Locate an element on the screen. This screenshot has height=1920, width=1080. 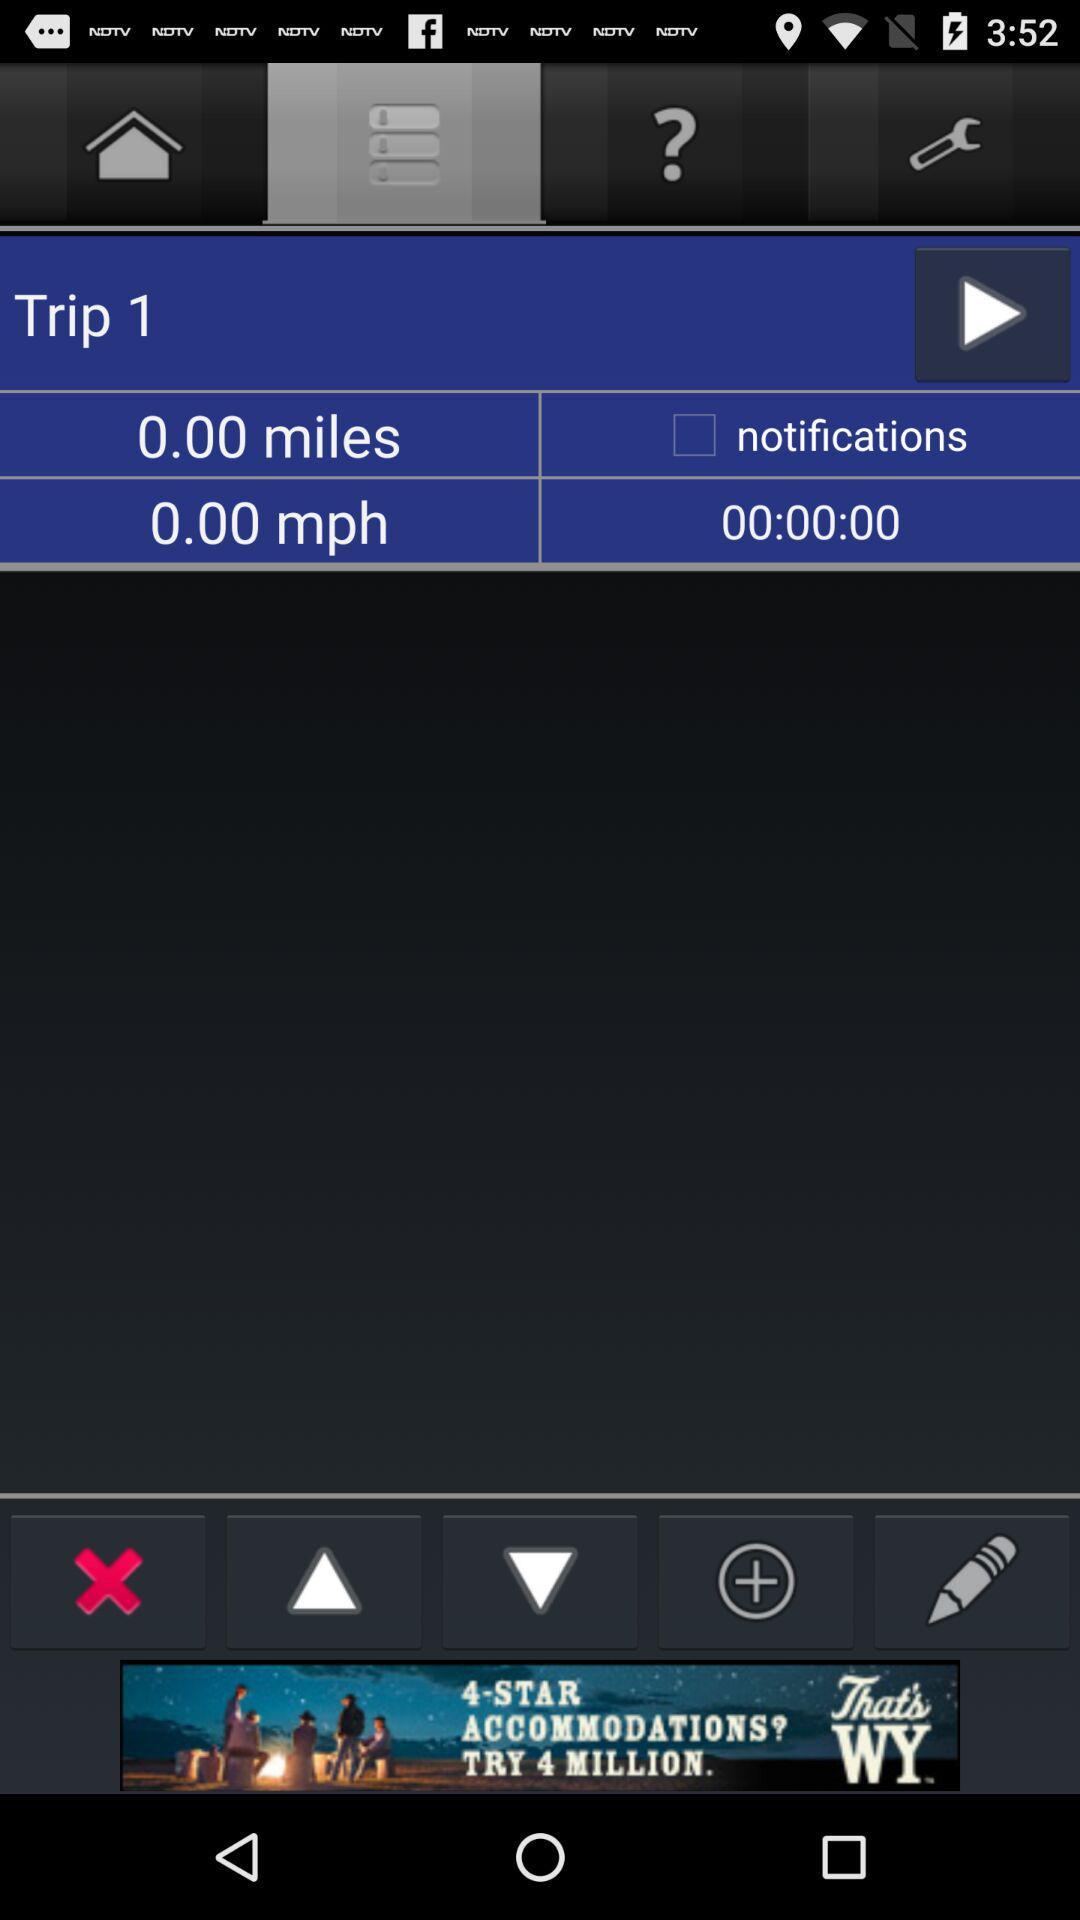
option is located at coordinates (756, 1579).